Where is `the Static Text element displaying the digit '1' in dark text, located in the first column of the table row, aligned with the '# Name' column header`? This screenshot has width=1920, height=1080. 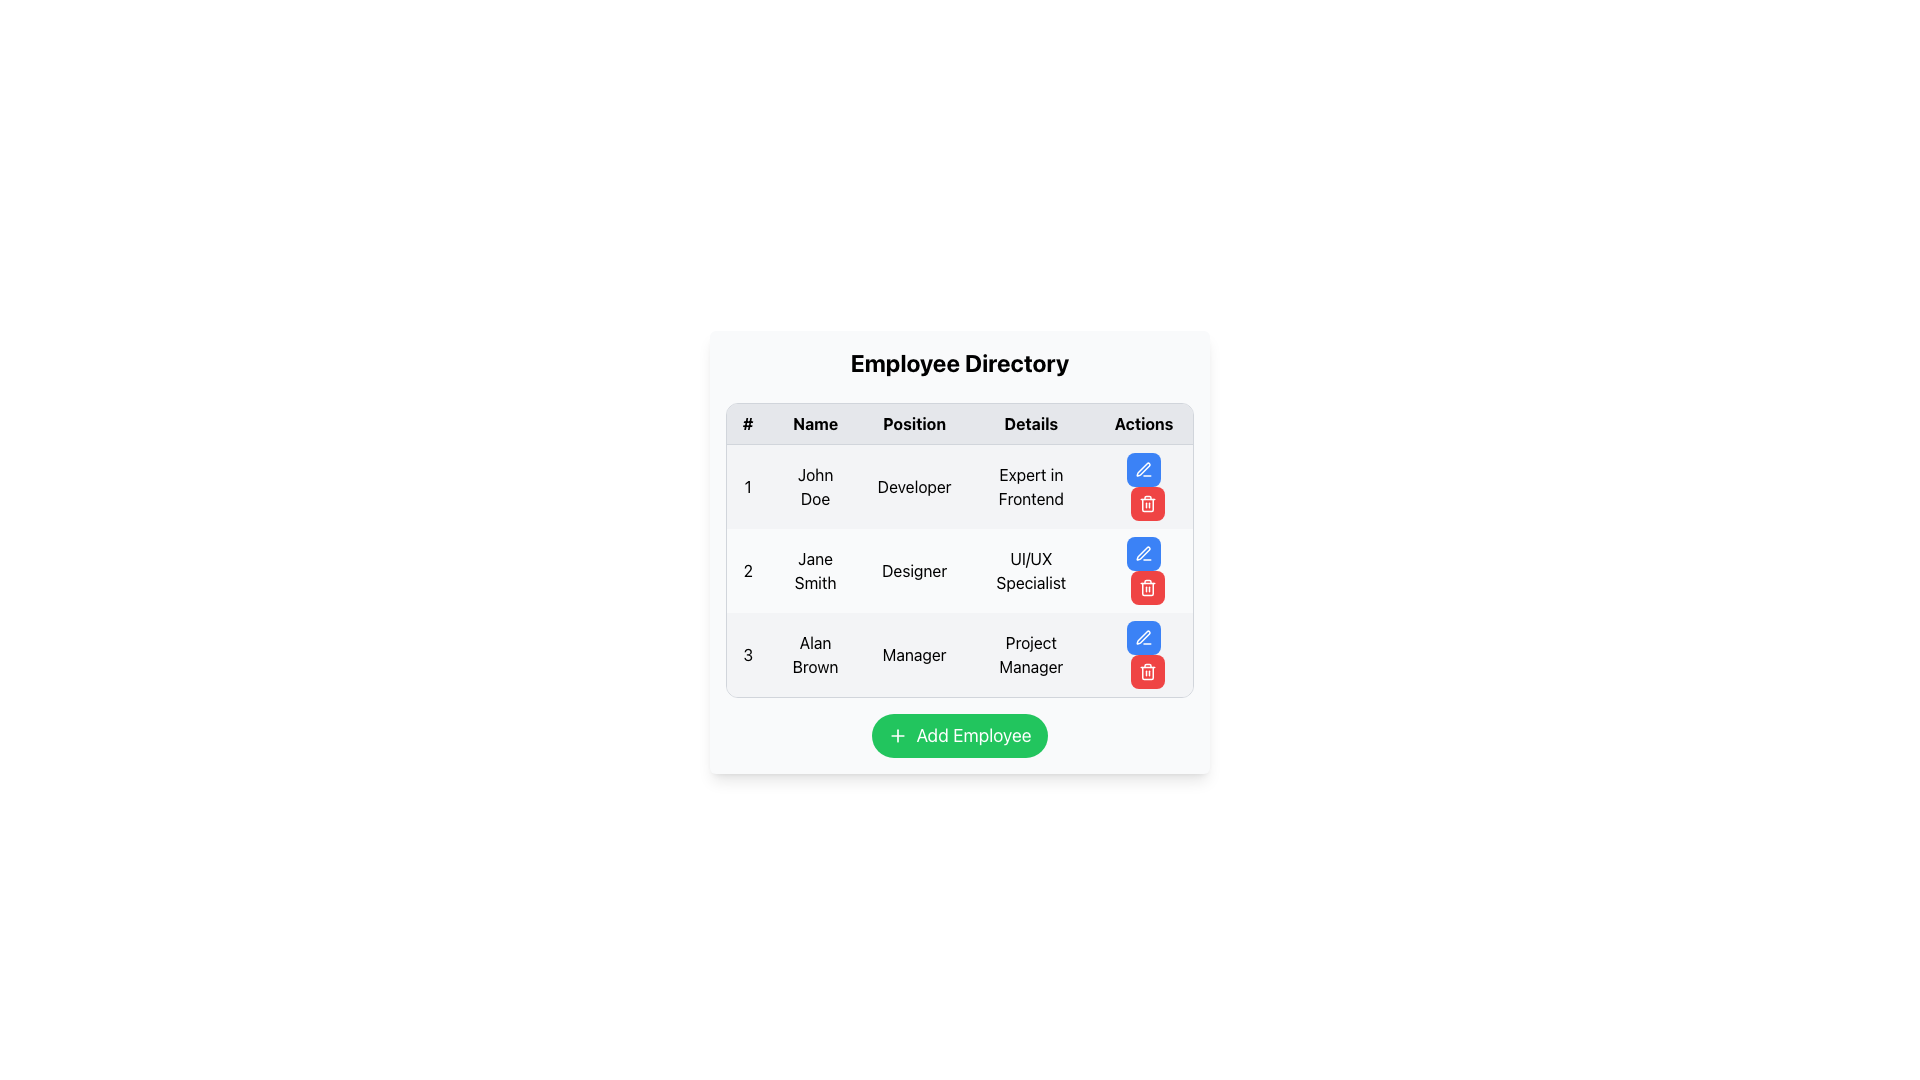
the Static Text element displaying the digit '1' in dark text, located in the first column of the table row, aligned with the '# Name' column header is located at coordinates (747, 486).